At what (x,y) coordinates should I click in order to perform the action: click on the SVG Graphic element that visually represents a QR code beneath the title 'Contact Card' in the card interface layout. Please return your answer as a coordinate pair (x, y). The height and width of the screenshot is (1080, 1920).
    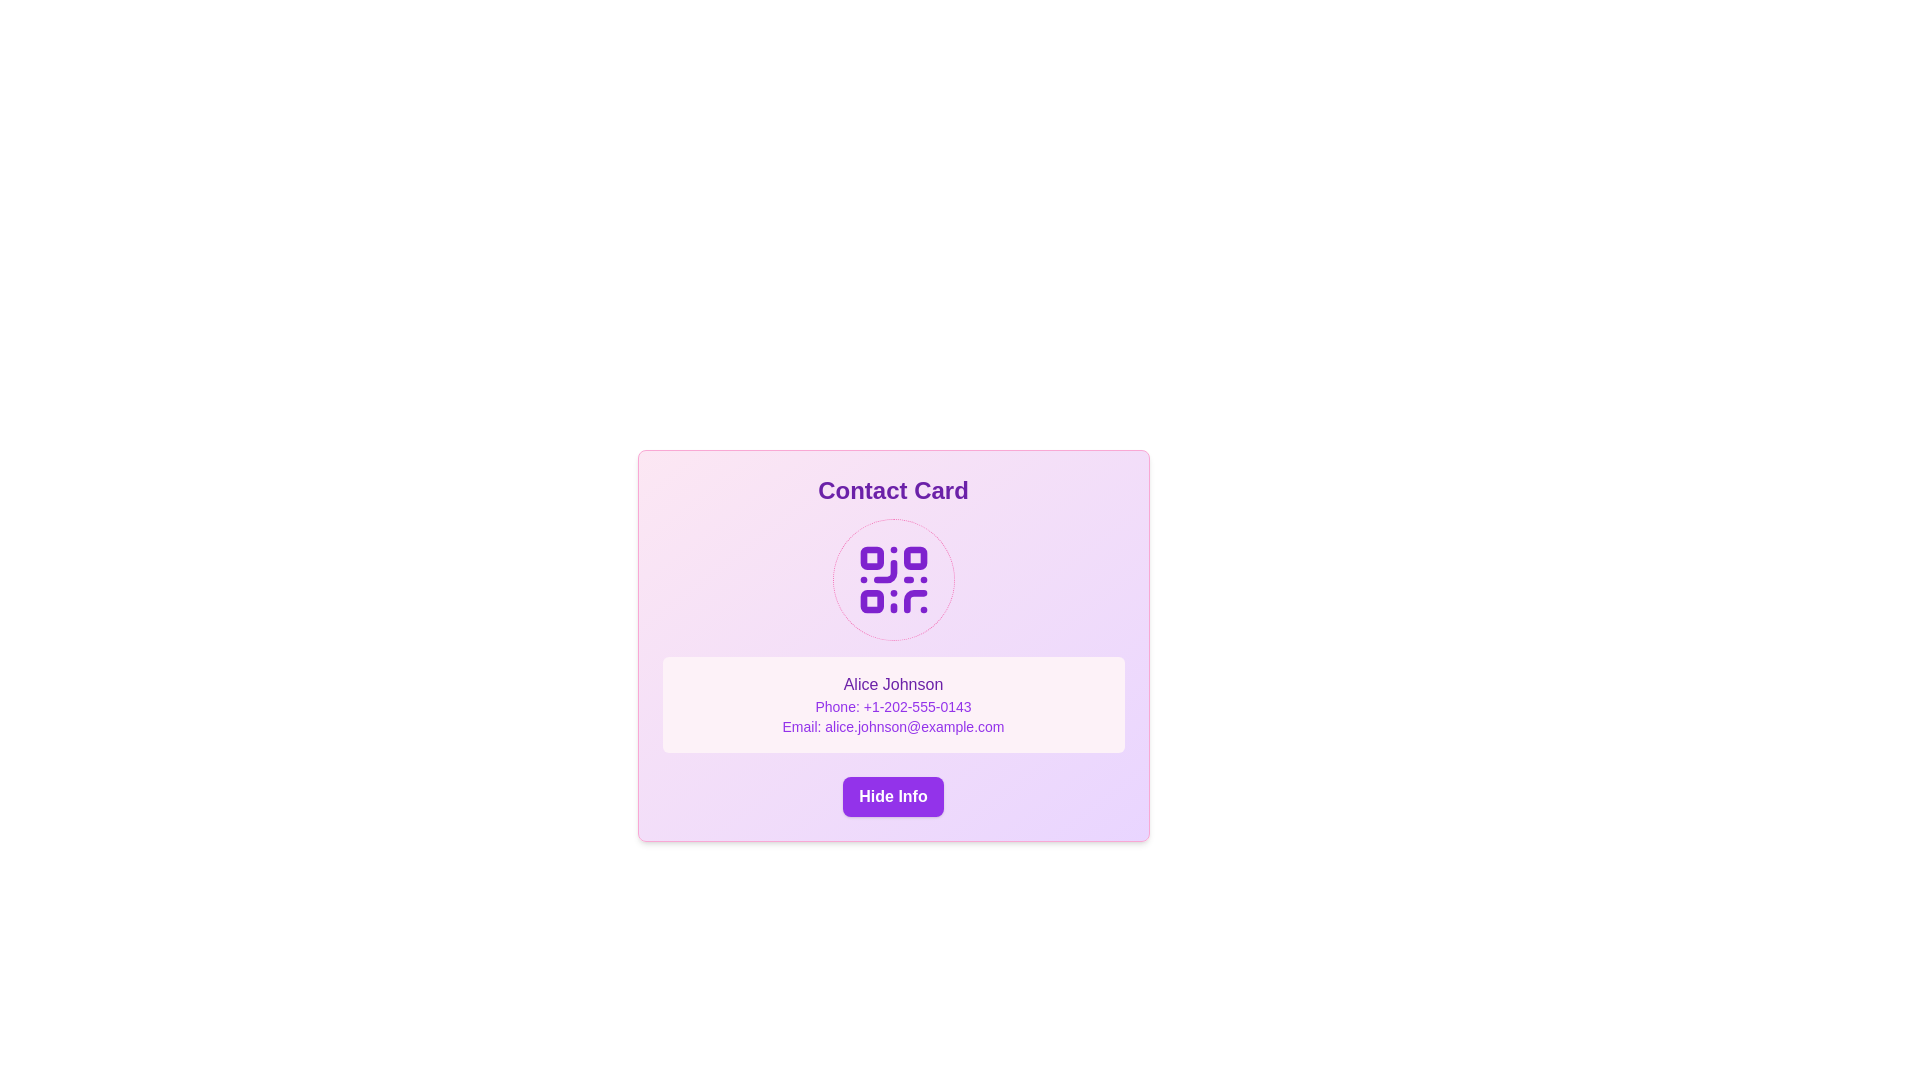
    Looking at the image, I should click on (892, 579).